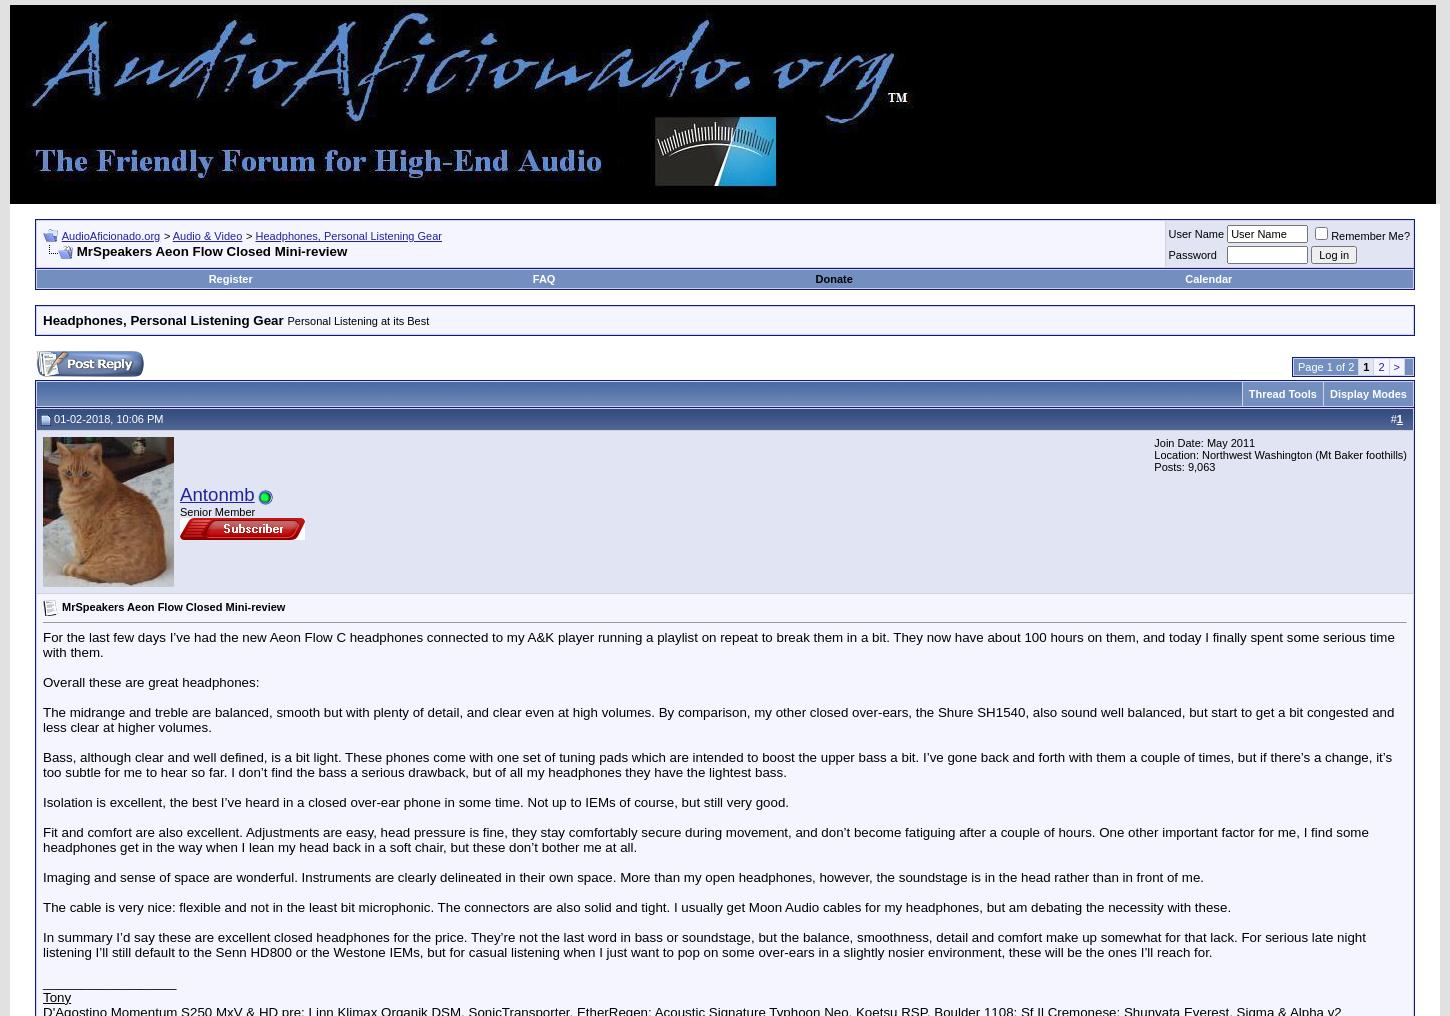  I want to click on 'Overall these are great headphones:', so click(149, 680).